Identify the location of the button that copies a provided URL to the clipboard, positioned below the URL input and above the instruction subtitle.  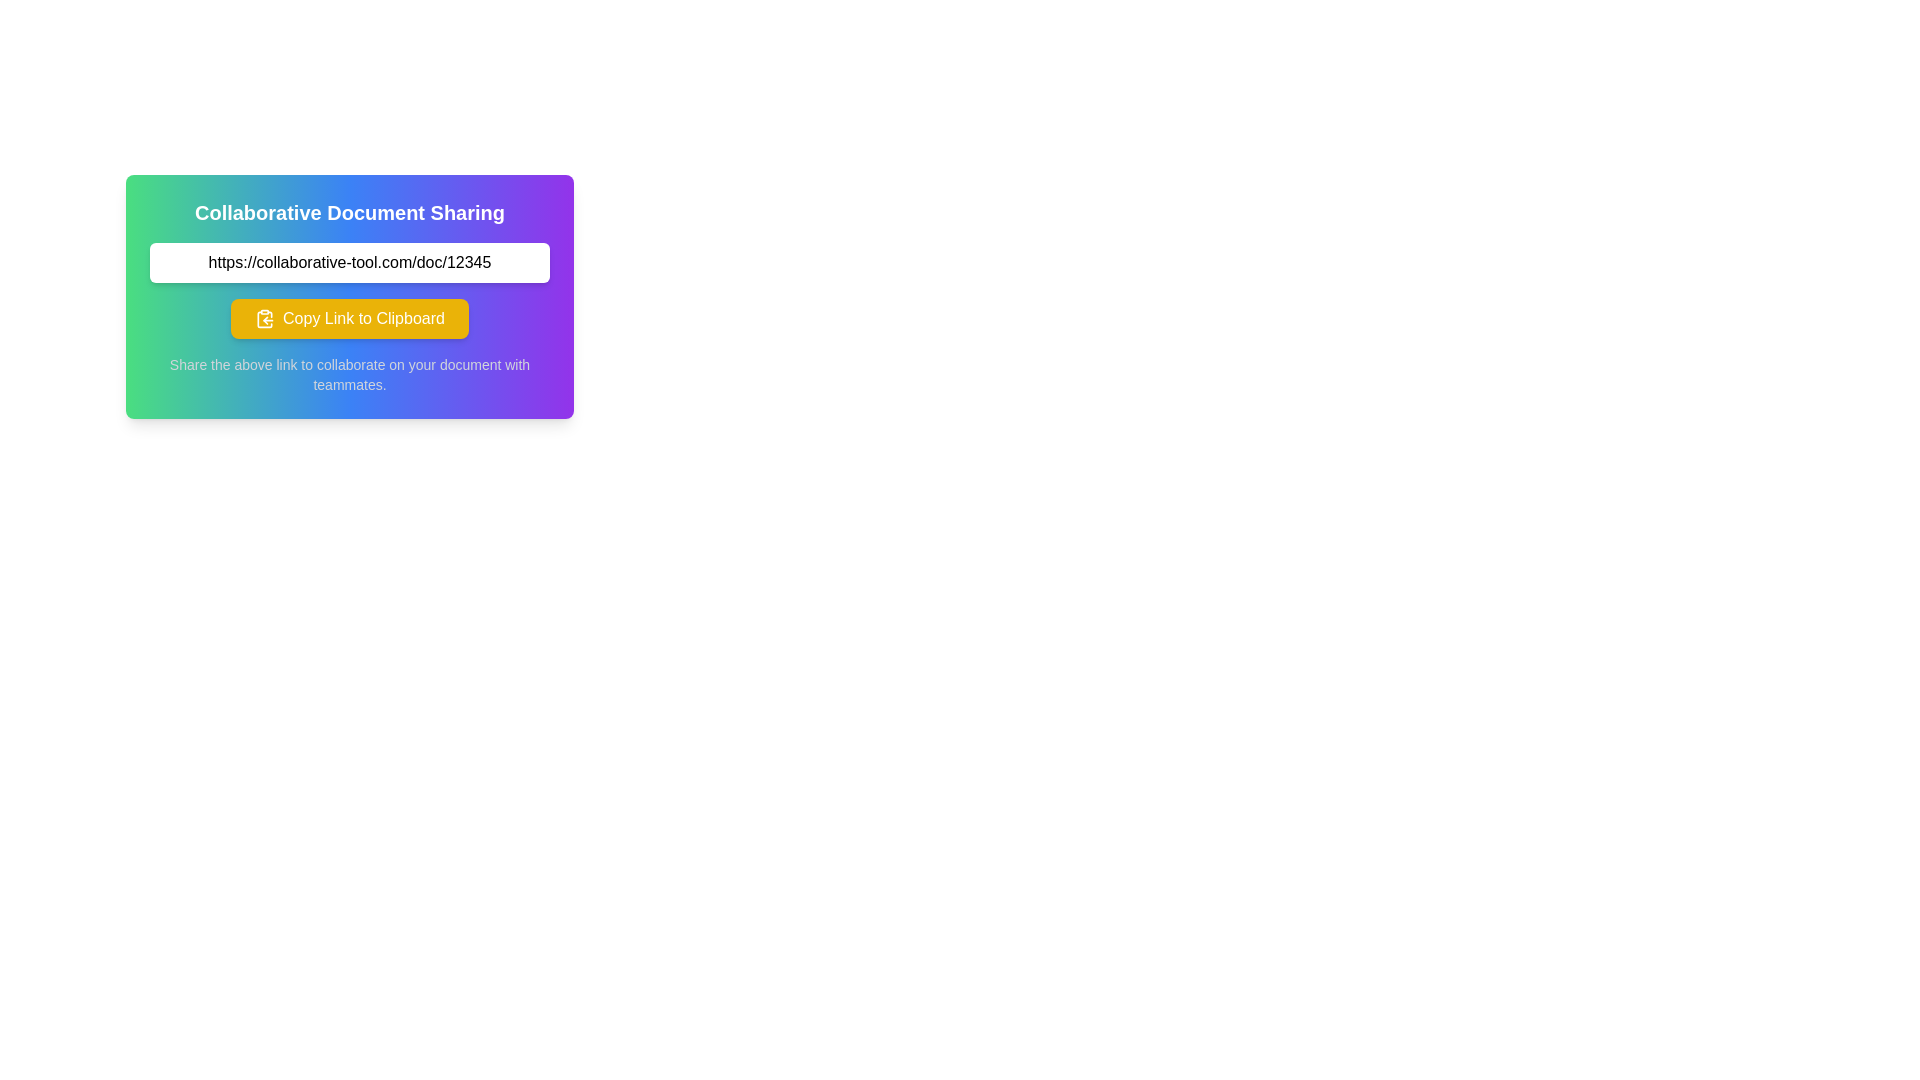
(350, 318).